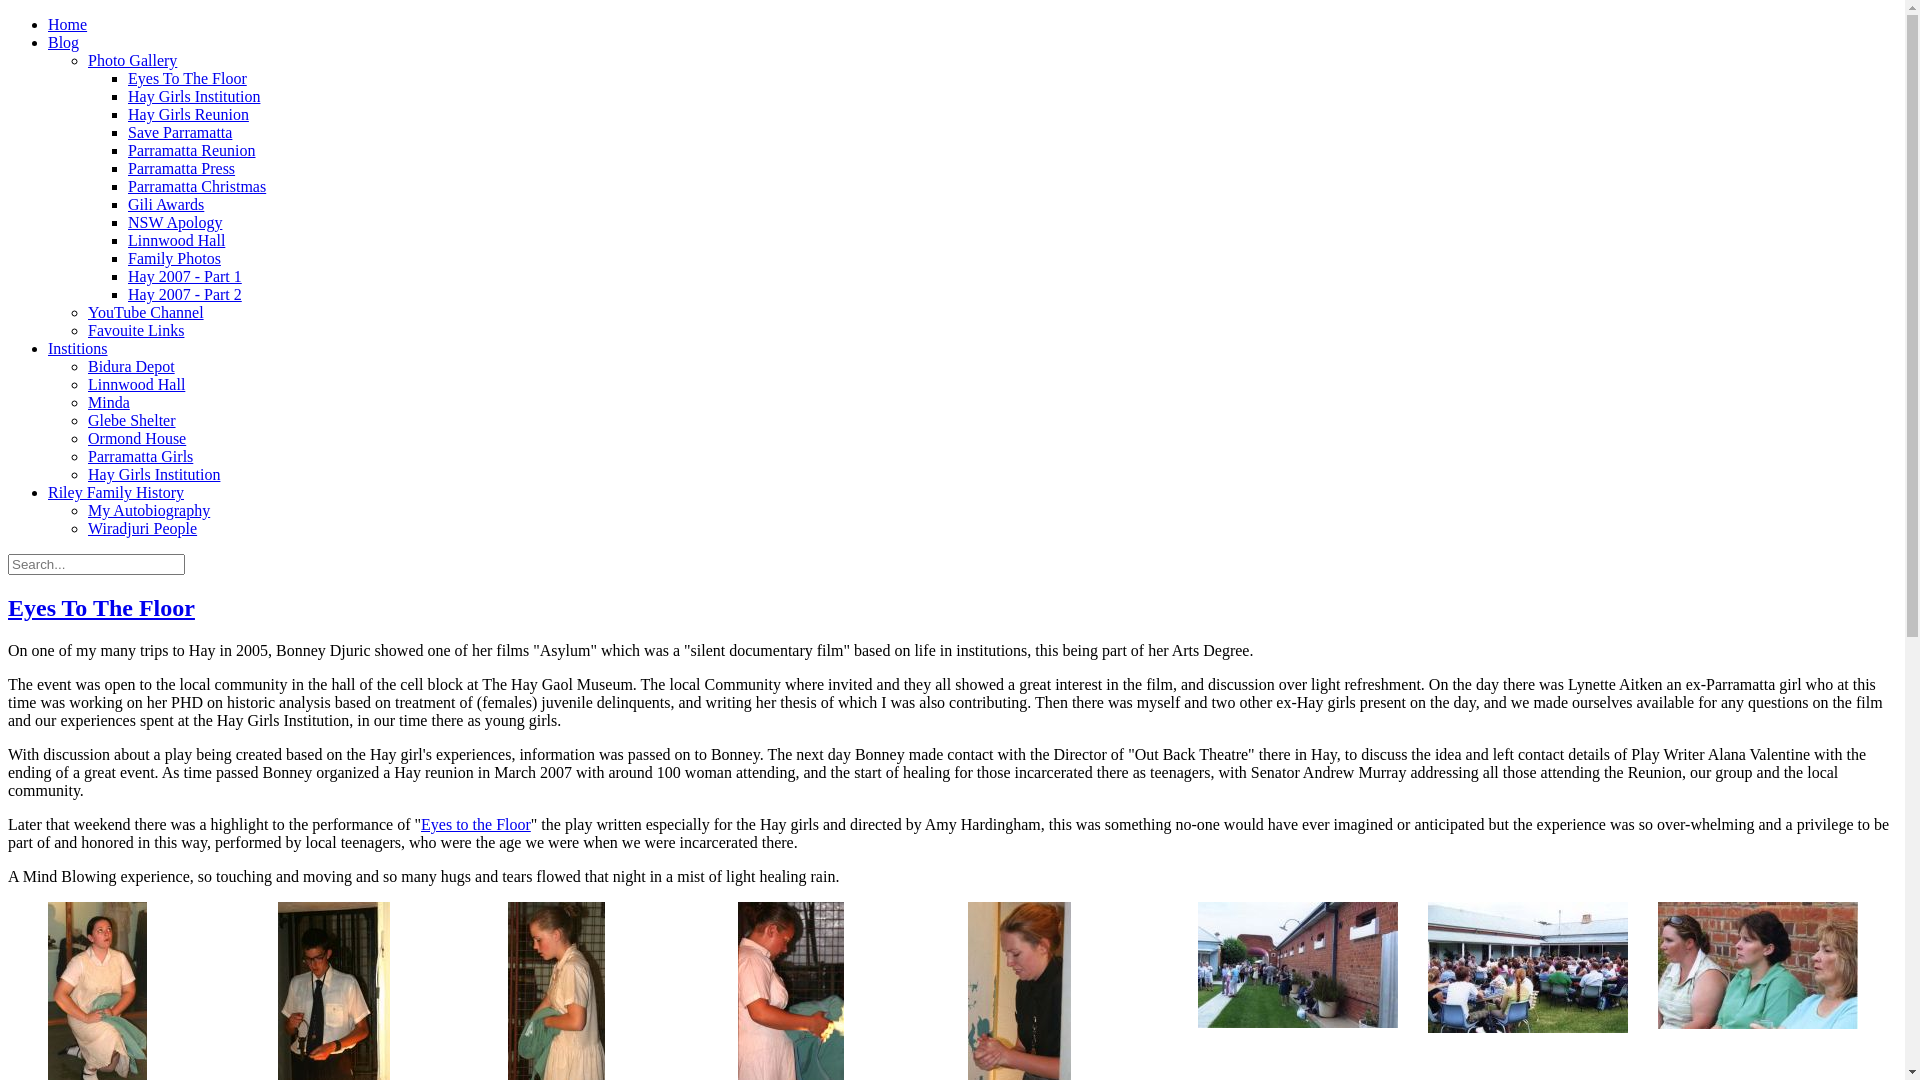 The height and width of the screenshot is (1080, 1920). I want to click on 'Parramatta Christmas', so click(196, 186).